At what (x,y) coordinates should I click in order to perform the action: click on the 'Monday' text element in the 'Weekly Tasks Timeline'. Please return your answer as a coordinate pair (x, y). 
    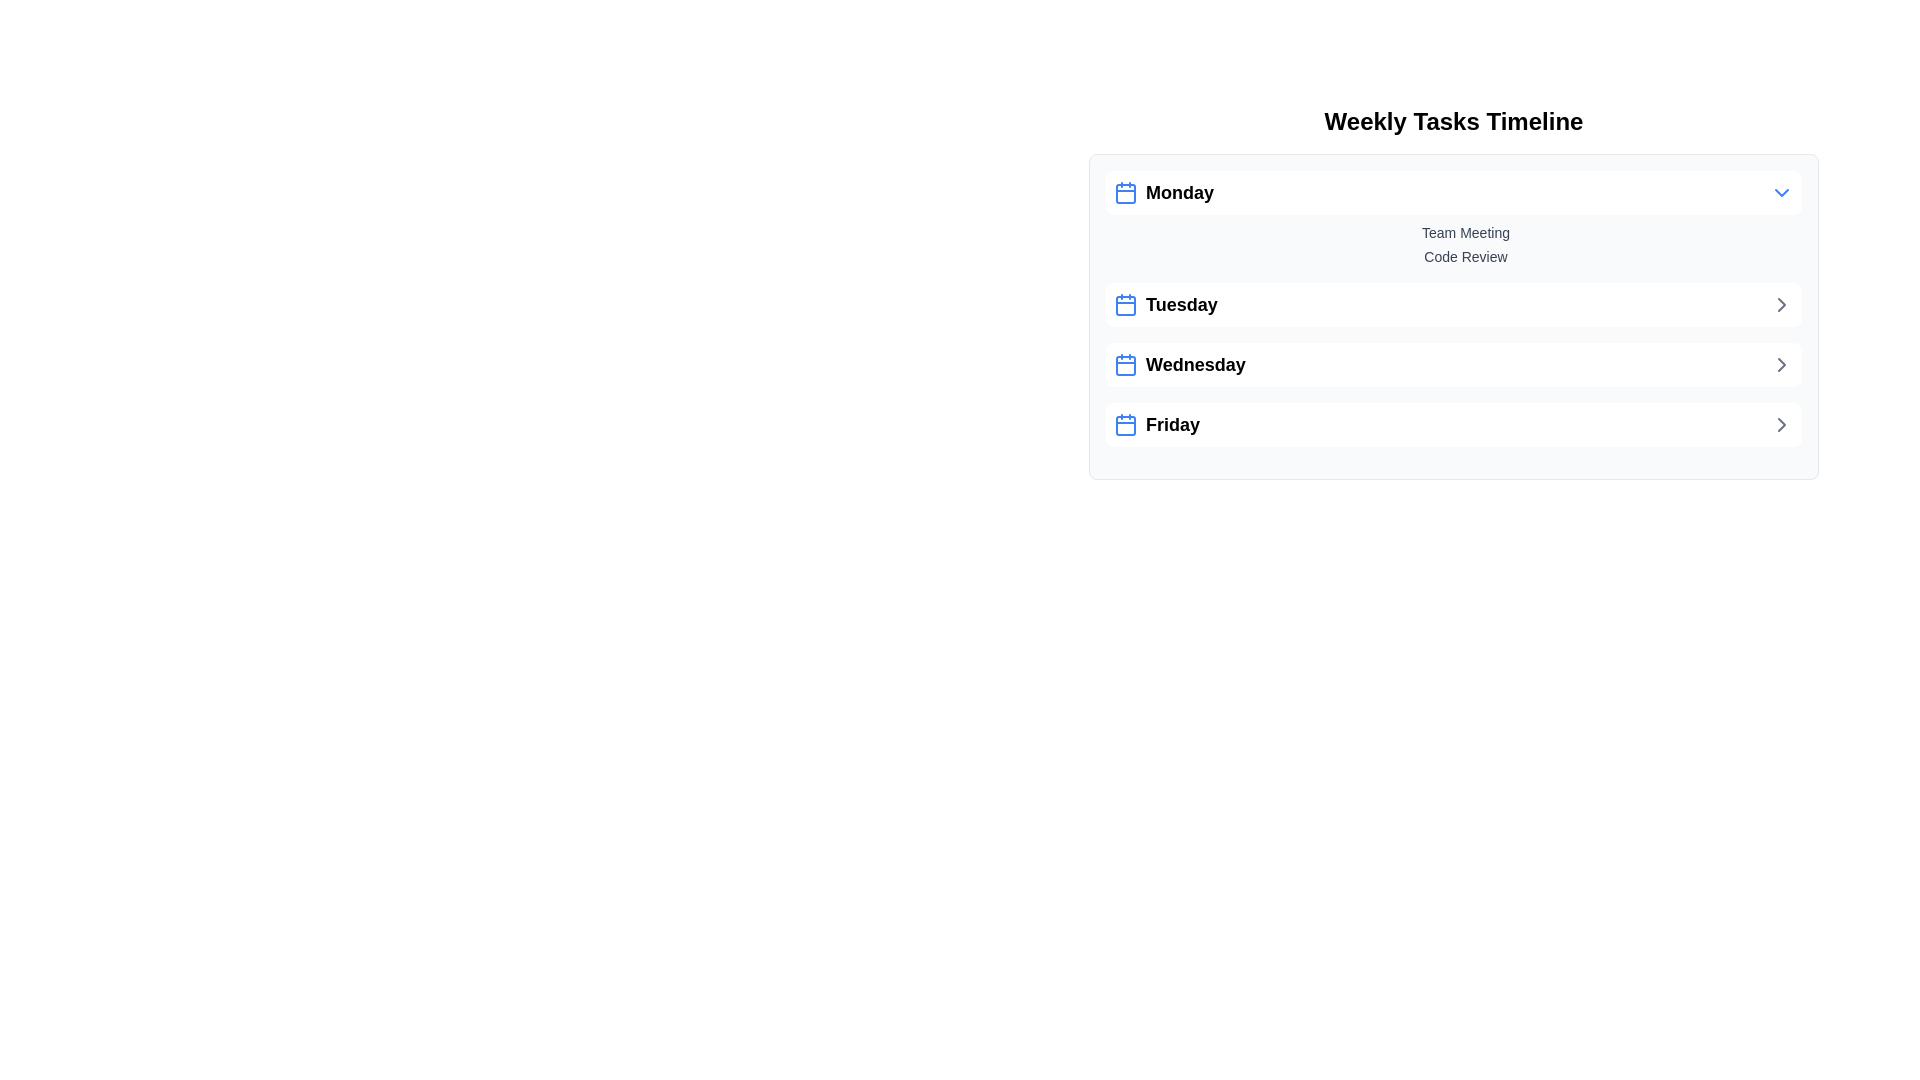
    Looking at the image, I should click on (1164, 192).